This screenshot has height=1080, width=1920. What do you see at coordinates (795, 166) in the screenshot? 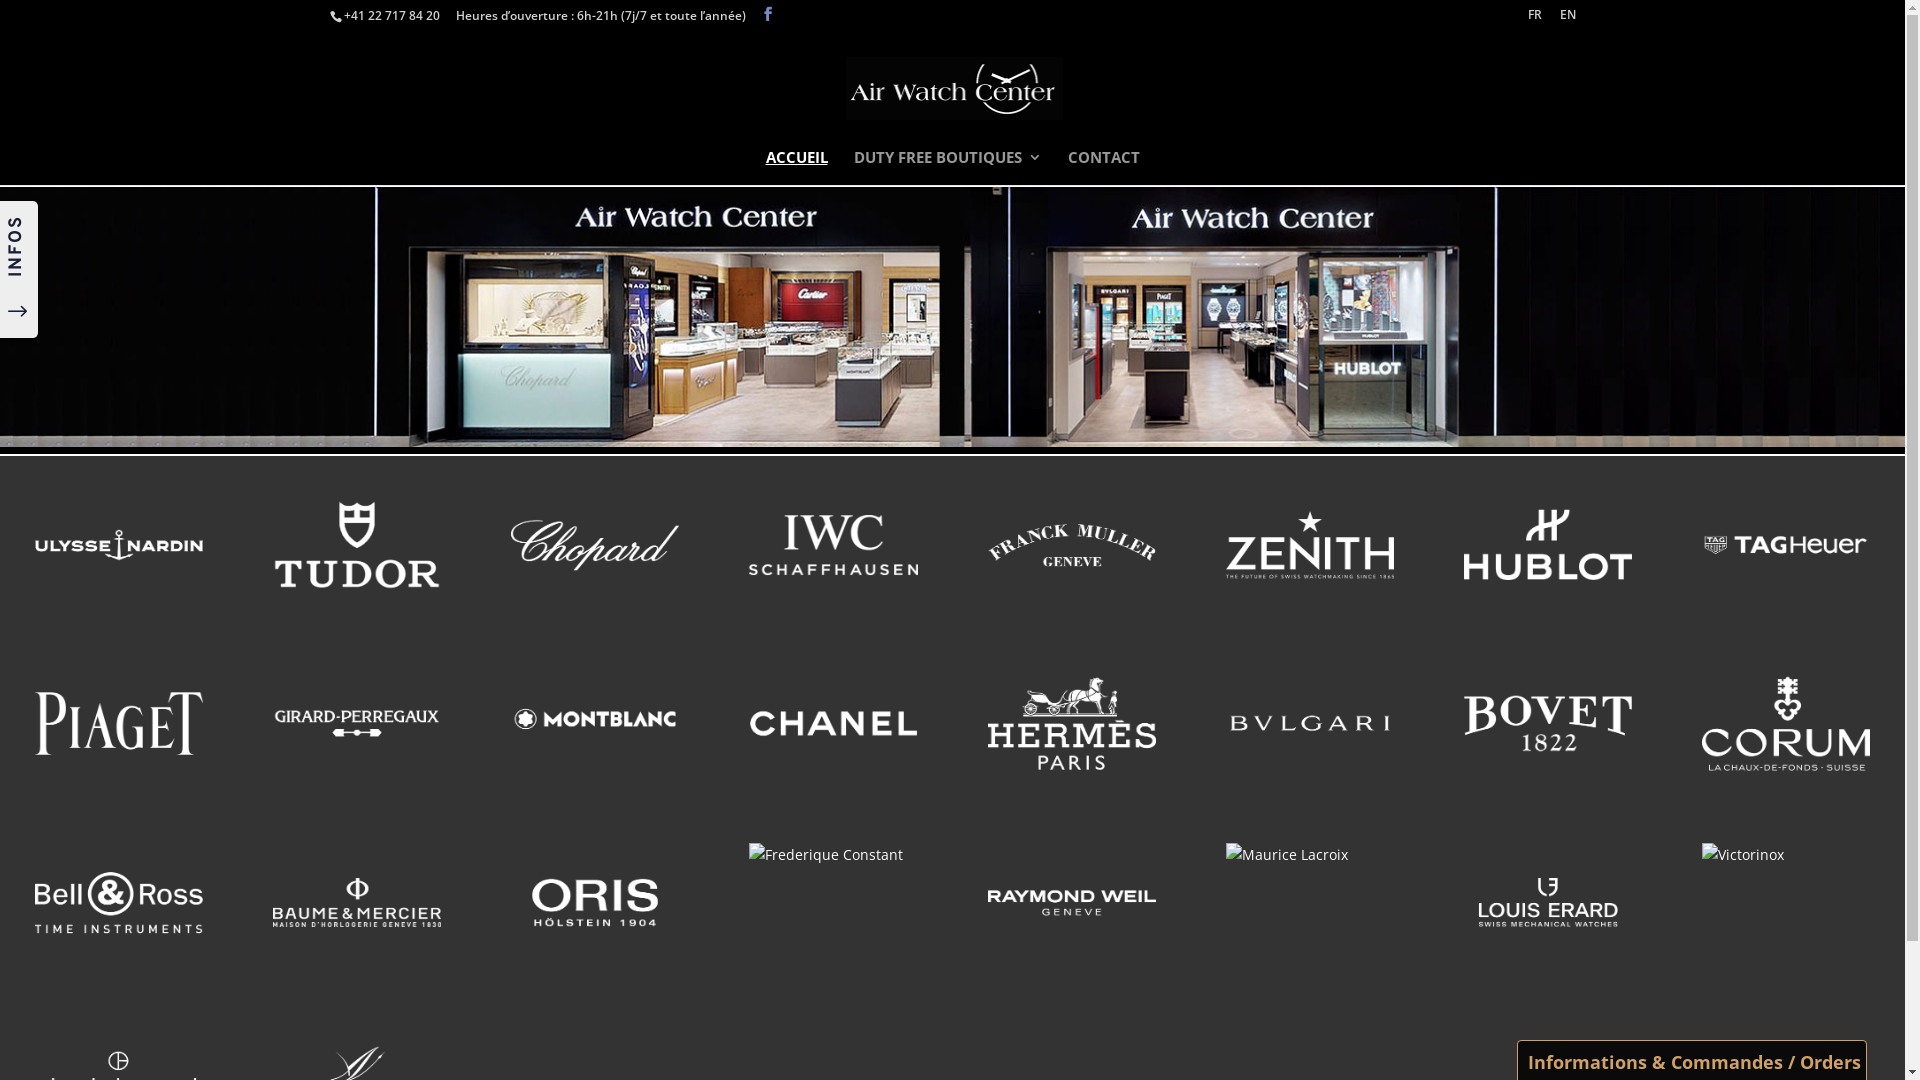
I see `'ACCUEIL'` at bounding box center [795, 166].